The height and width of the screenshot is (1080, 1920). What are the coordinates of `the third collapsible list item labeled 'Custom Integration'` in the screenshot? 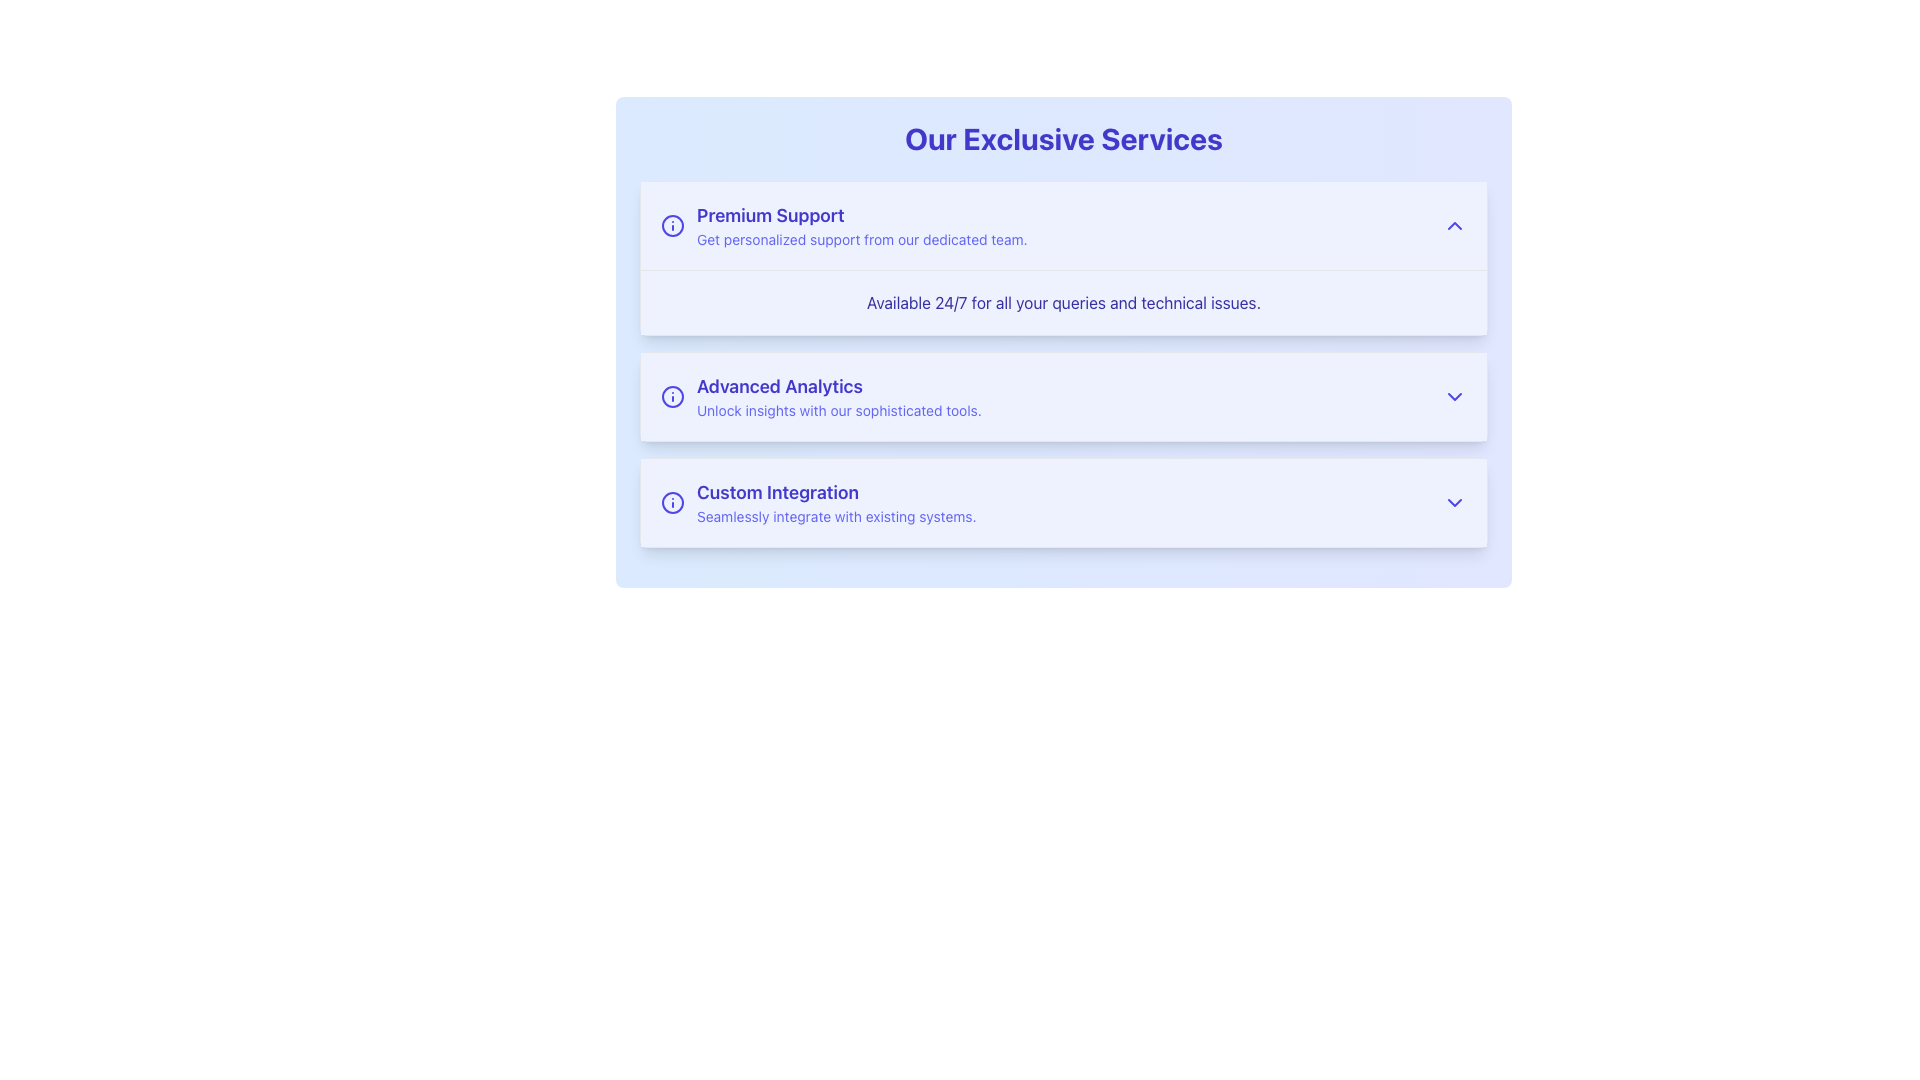 It's located at (1063, 501).